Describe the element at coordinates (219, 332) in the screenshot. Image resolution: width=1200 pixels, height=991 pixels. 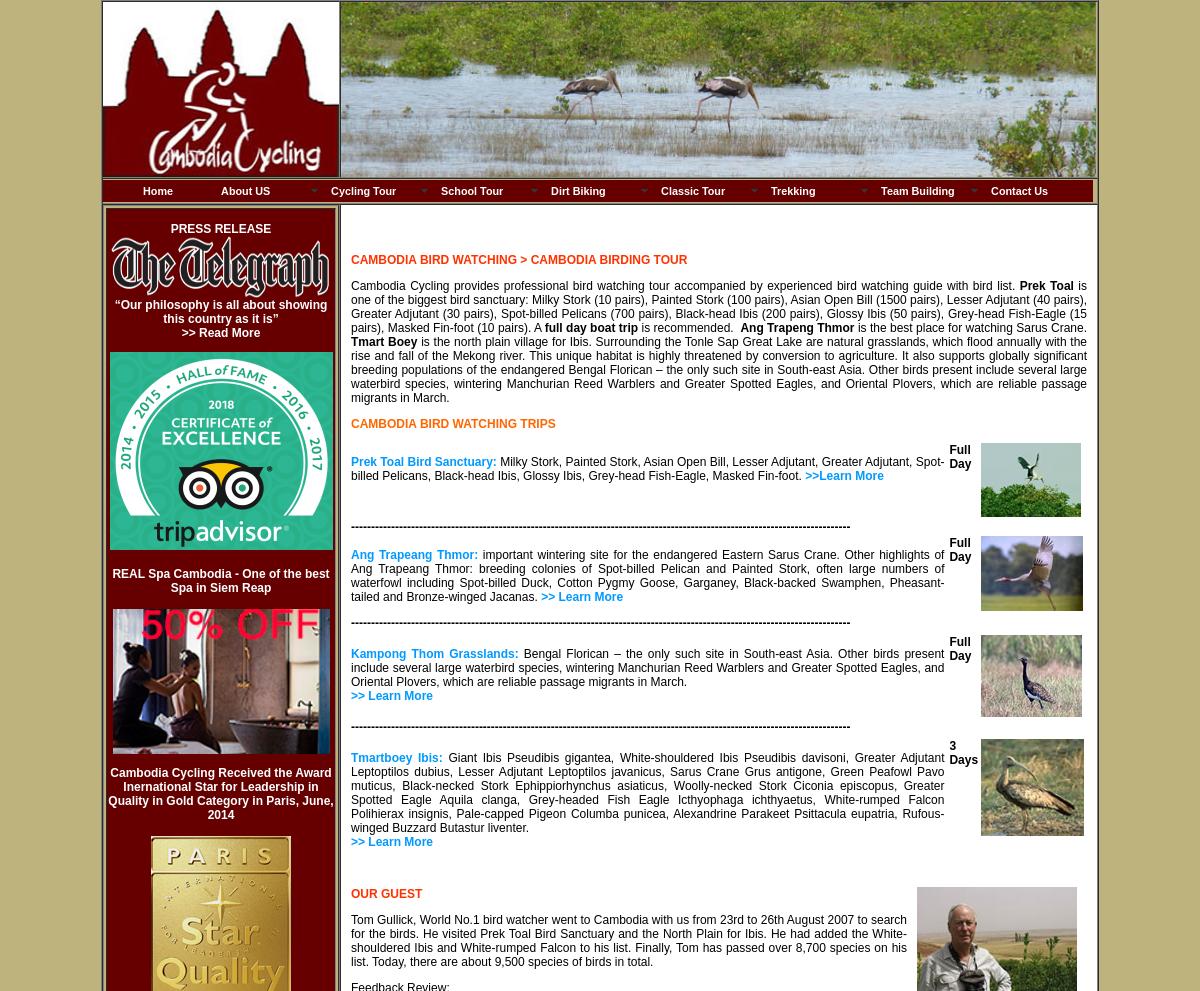
I see `'>> Read More'` at that location.